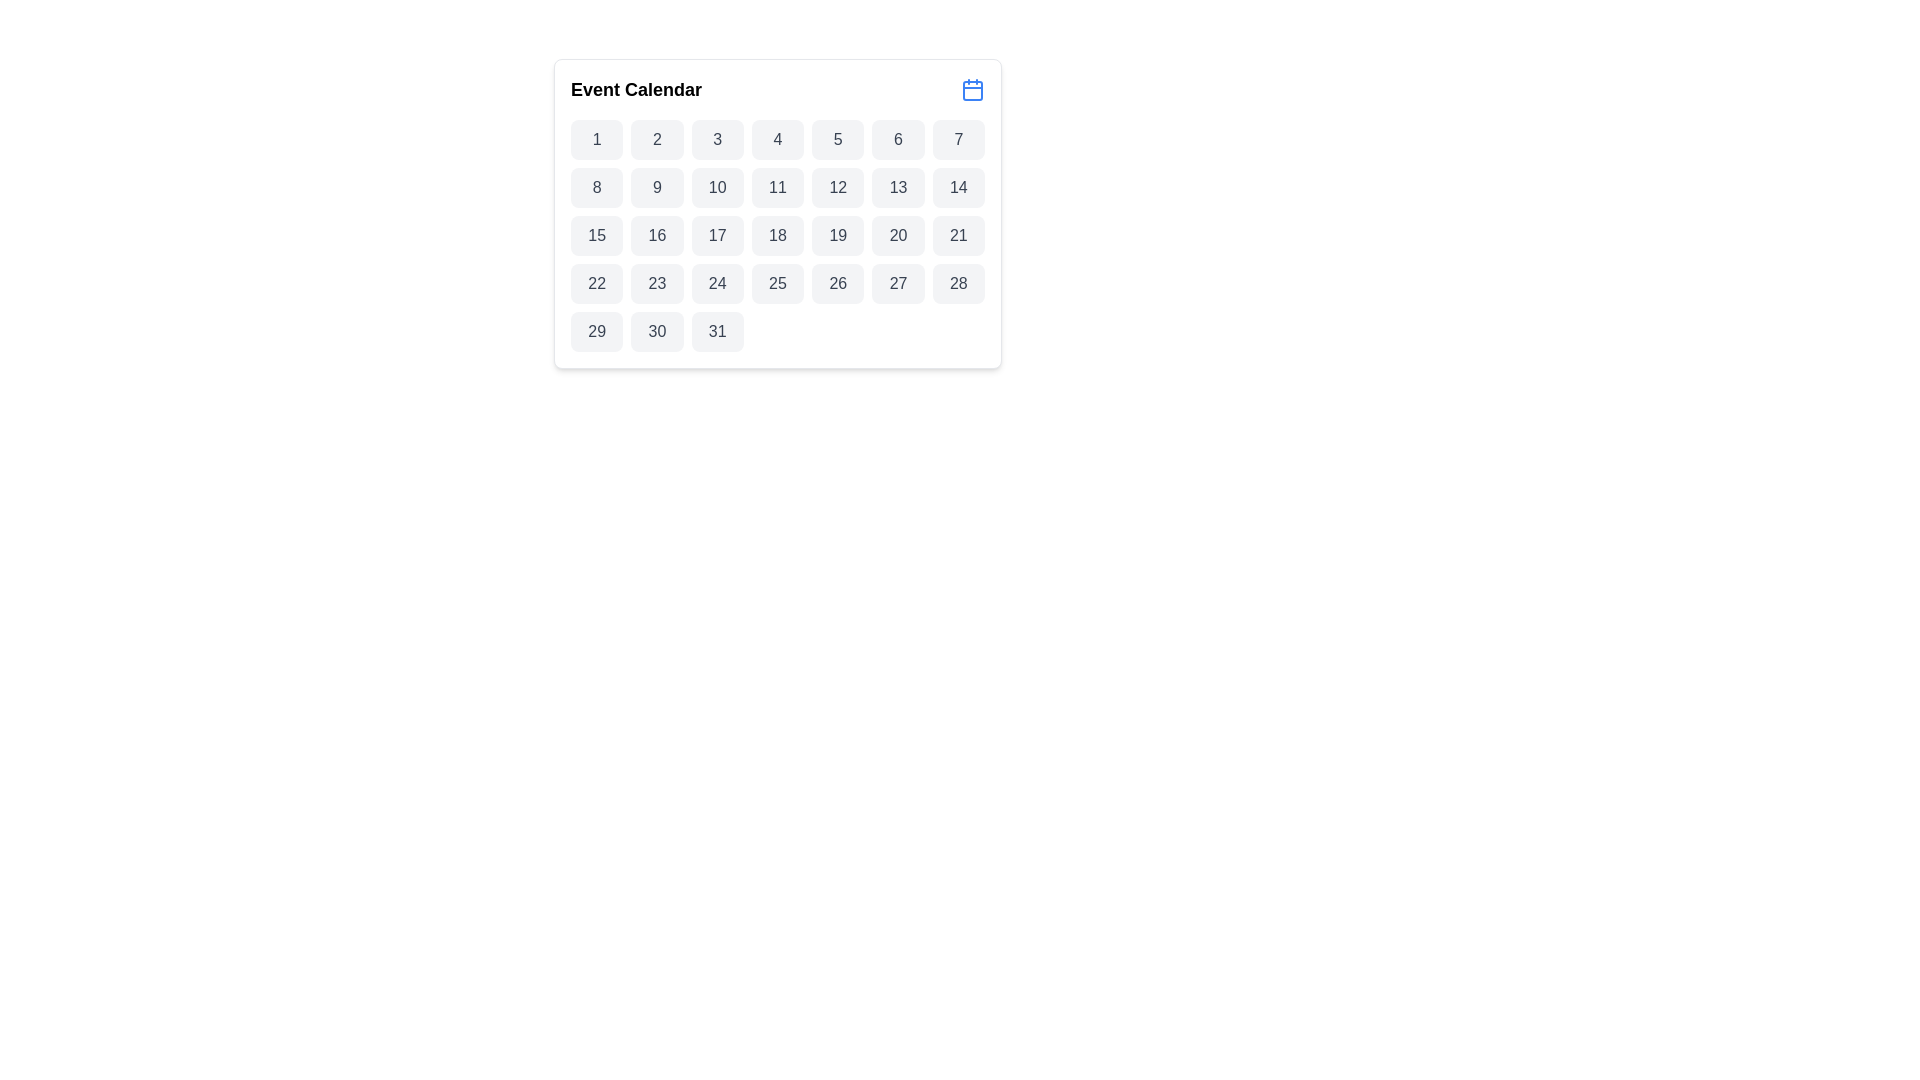 The image size is (1920, 1080). Describe the element at coordinates (838, 234) in the screenshot. I see `the rectangular button with rounded corners and bold-numbered text '19'` at that location.